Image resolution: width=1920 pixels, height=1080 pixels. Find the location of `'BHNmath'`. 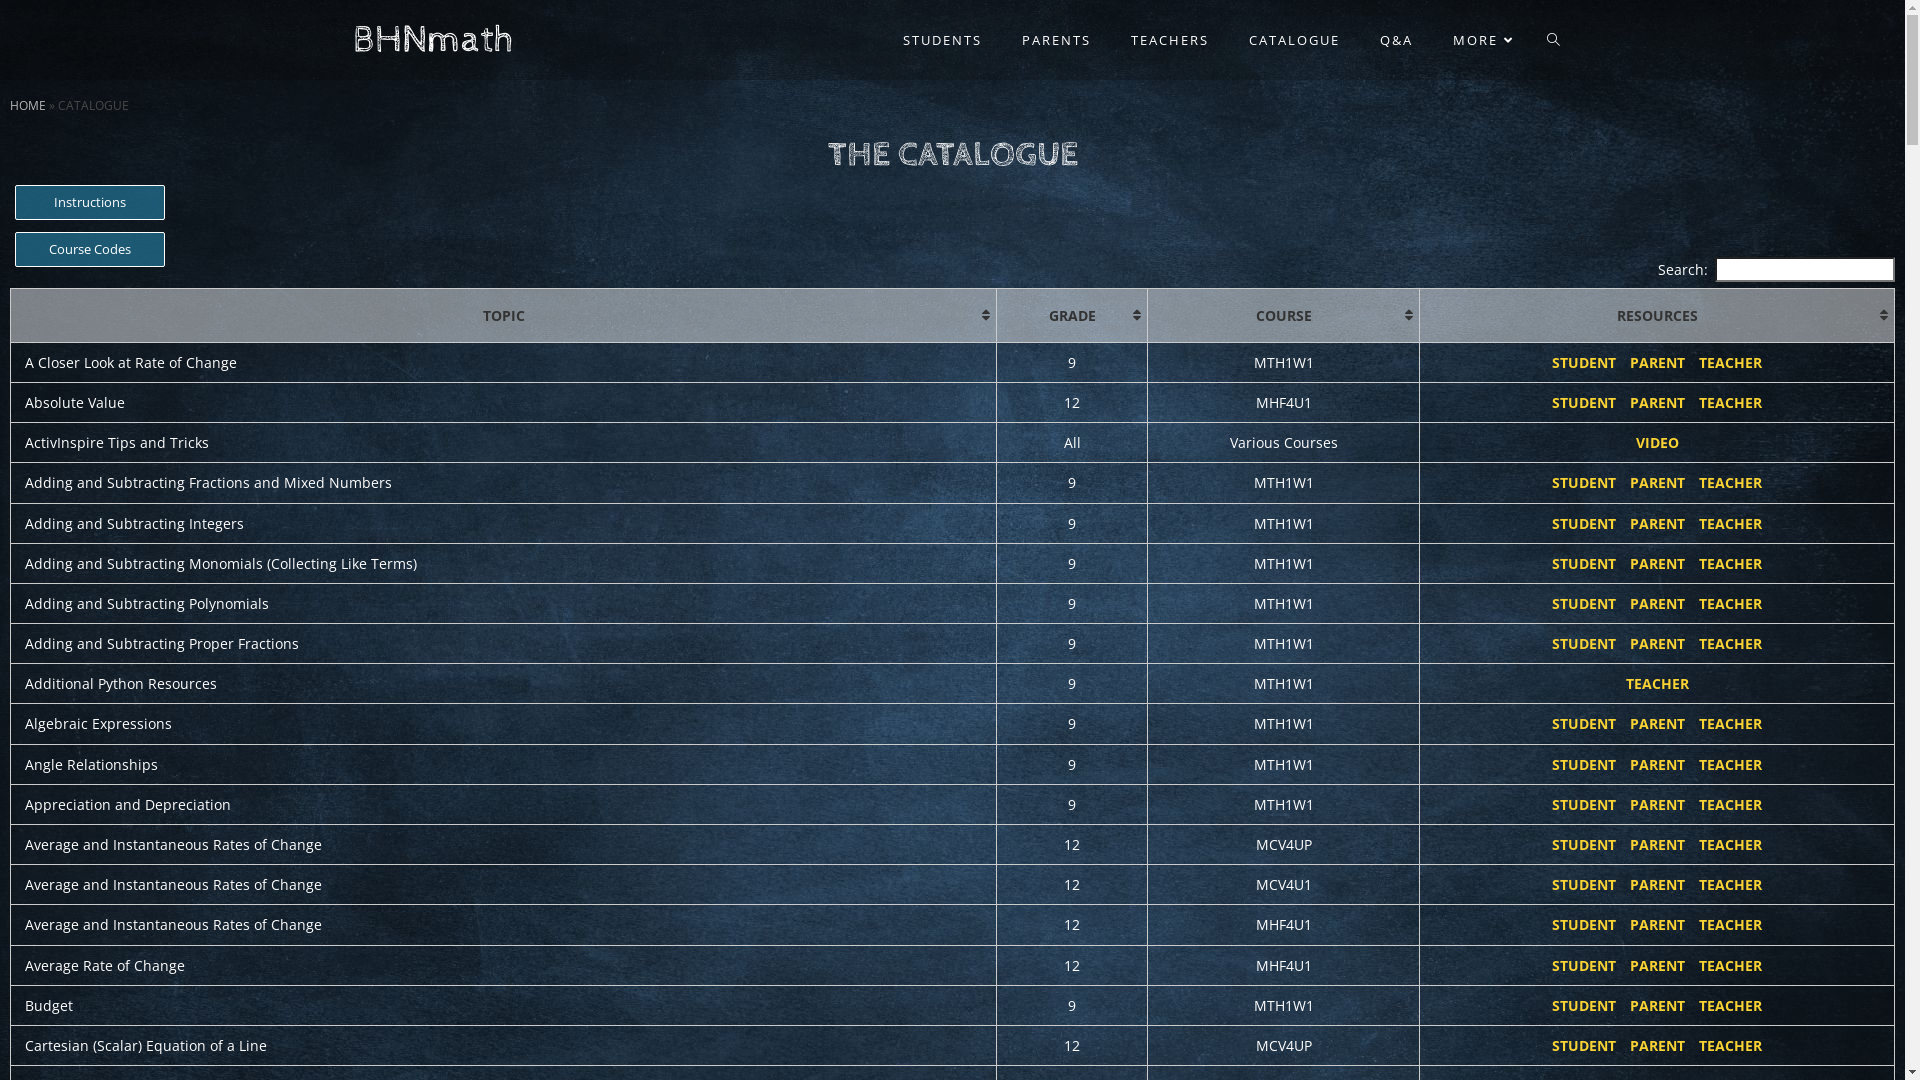

'BHNmath' is located at coordinates (351, 39).